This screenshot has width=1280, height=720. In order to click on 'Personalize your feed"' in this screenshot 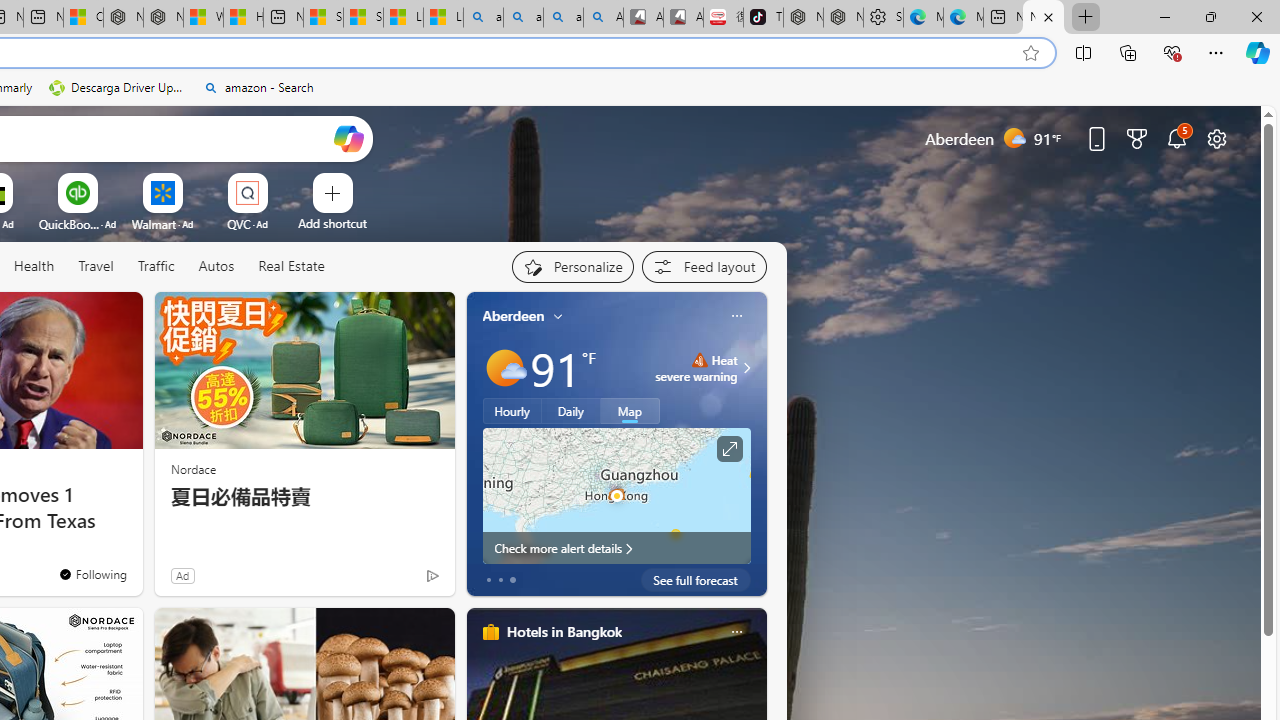, I will do `click(571, 266)`.